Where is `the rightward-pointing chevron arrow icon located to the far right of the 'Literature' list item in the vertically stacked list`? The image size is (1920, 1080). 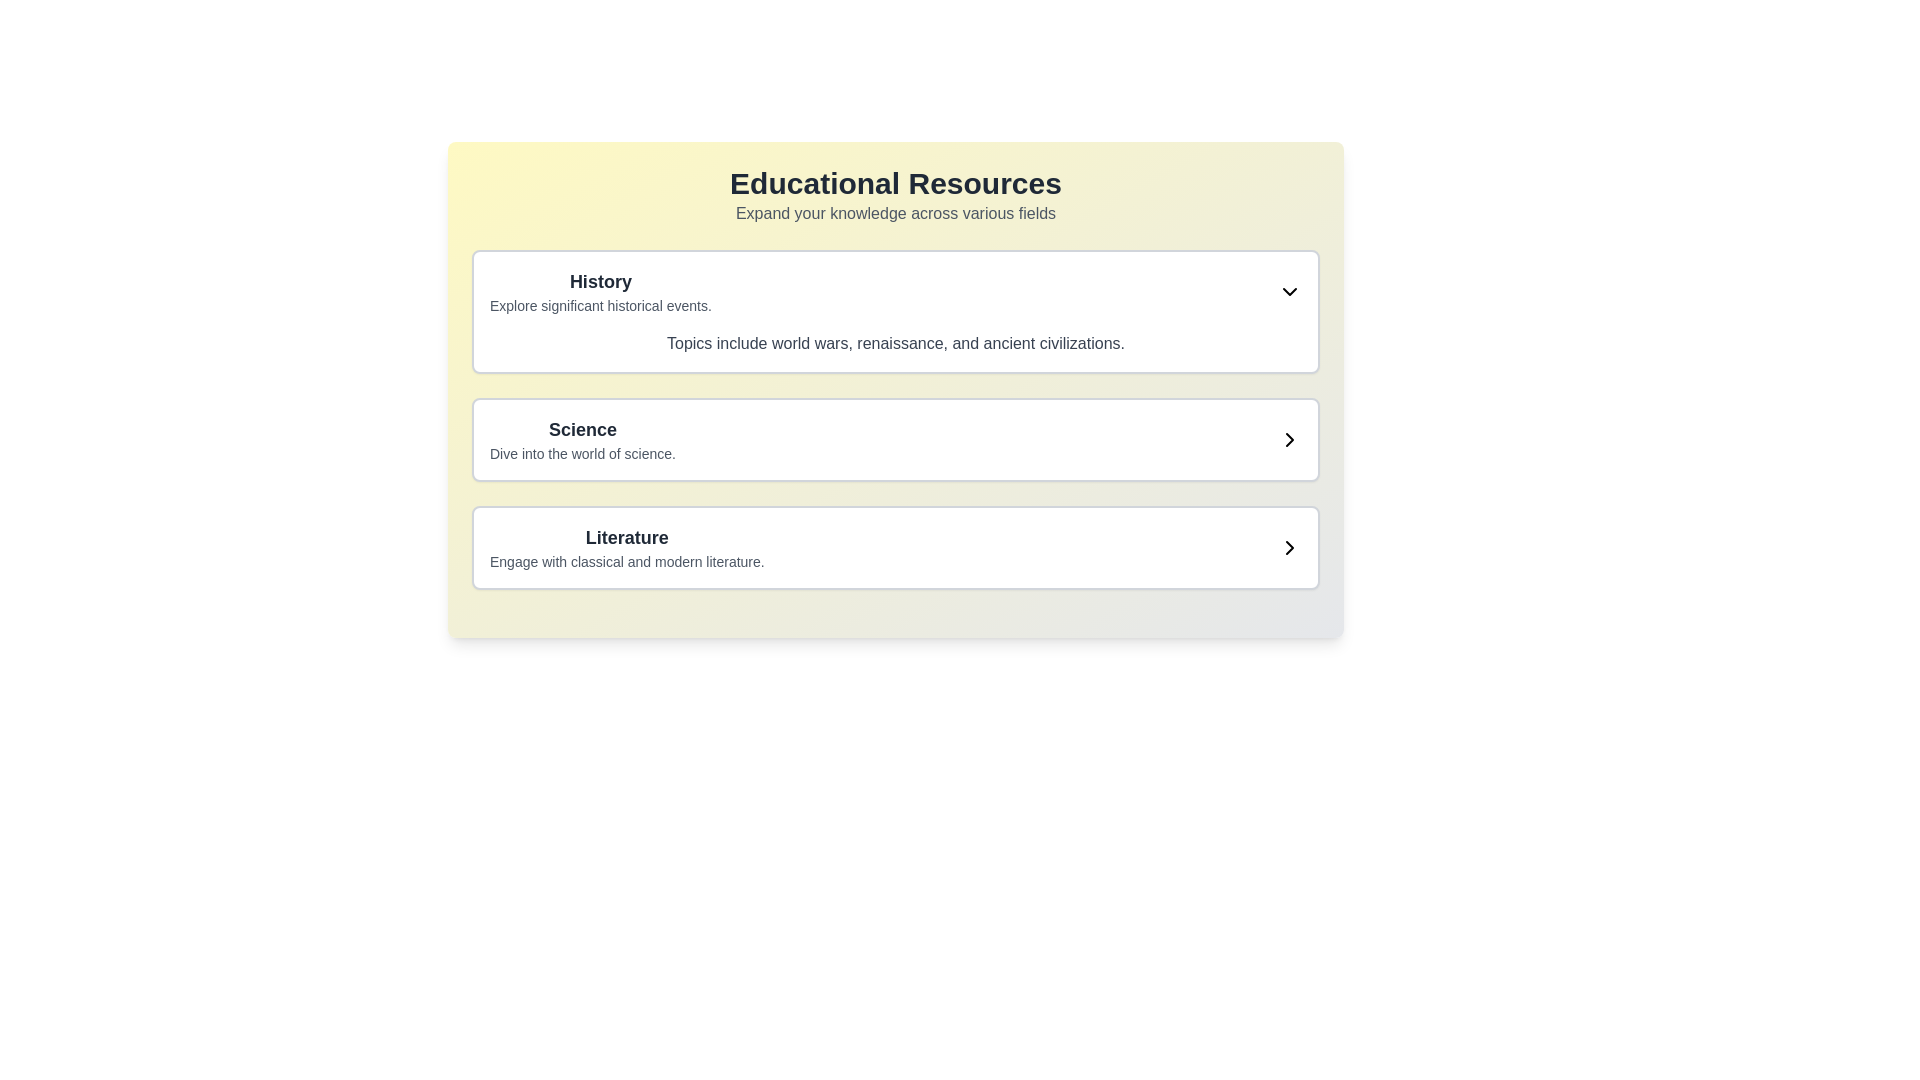 the rightward-pointing chevron arrow icon located to the far right of the 'Literature' list item in the vertically stacked list is located at coordinates (1290, 547).